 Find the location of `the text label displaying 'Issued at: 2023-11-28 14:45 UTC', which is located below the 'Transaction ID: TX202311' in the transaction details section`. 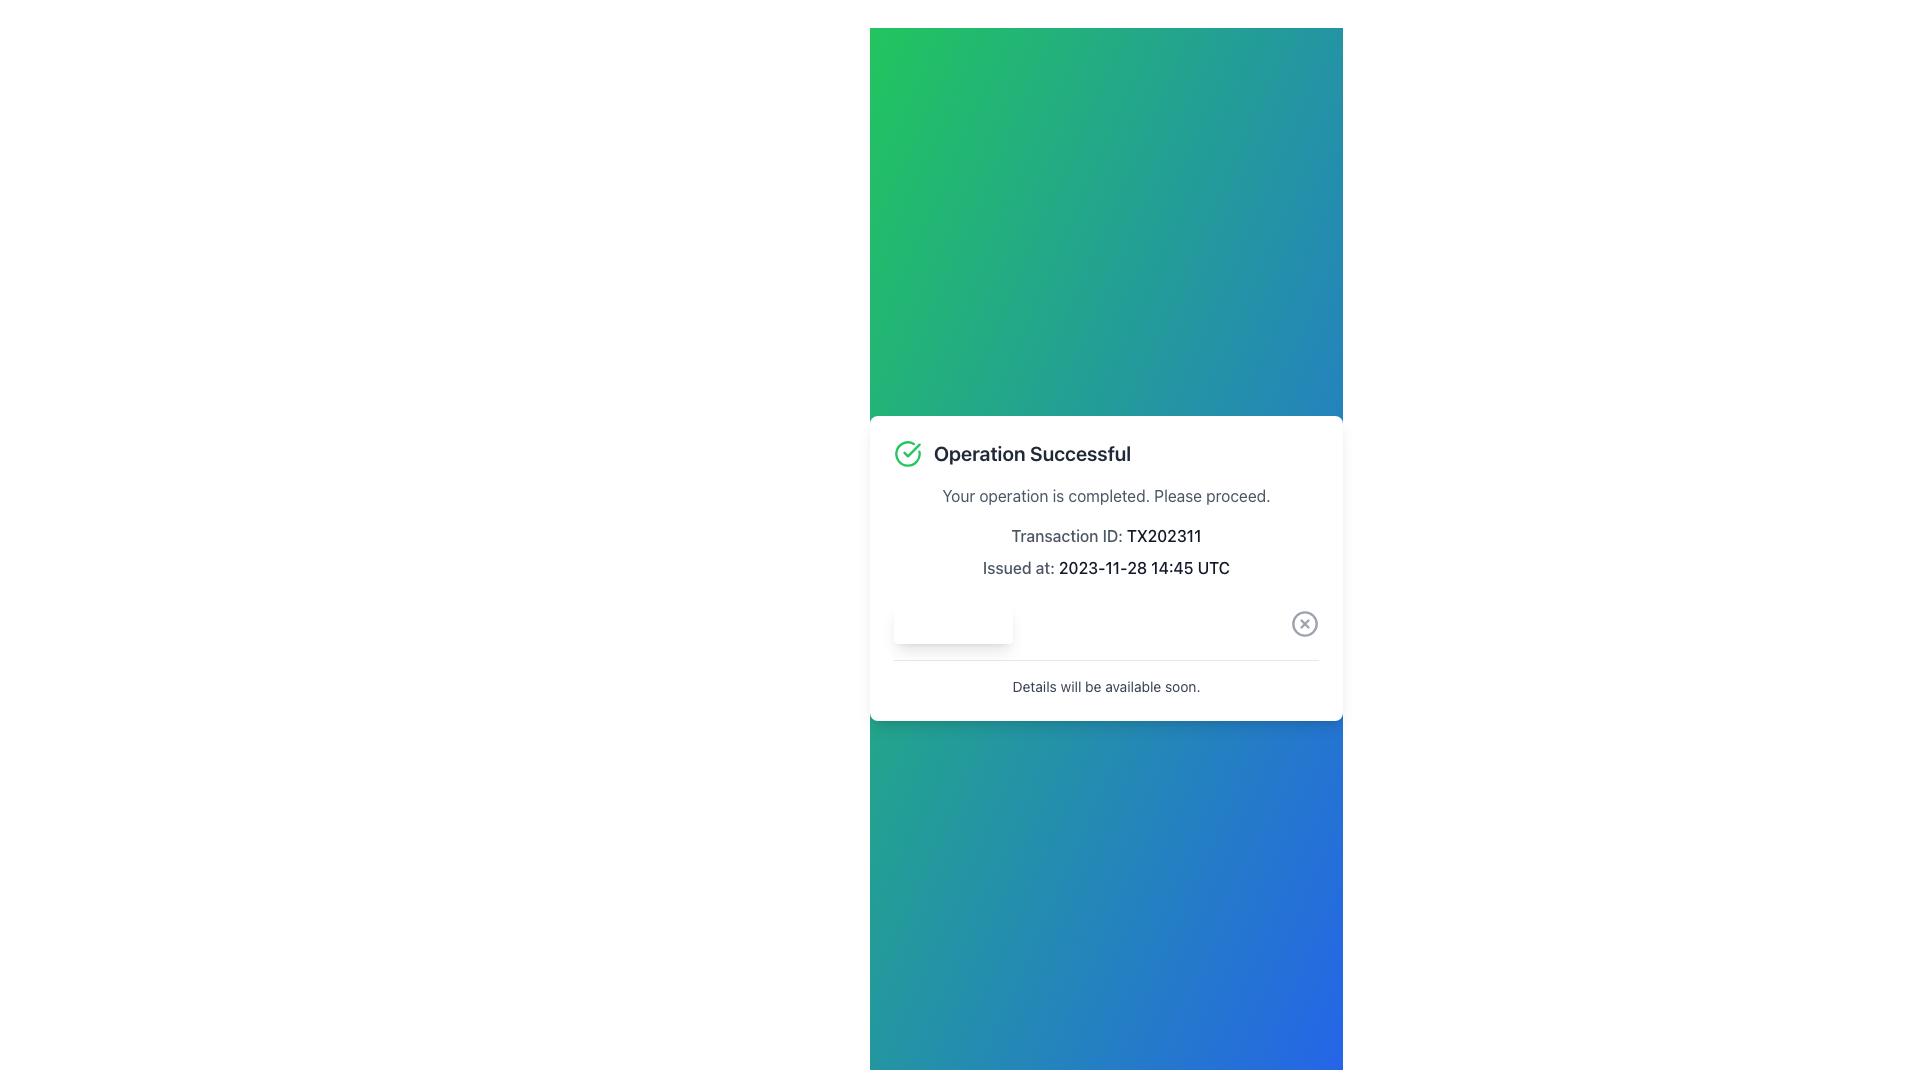

the text label displaying 'Issued at: 2023-11-28 14:45 UTC', which is located below the 'Transaction ID: TX202311' in the transaction details section is located at coordinates (1105, 567).